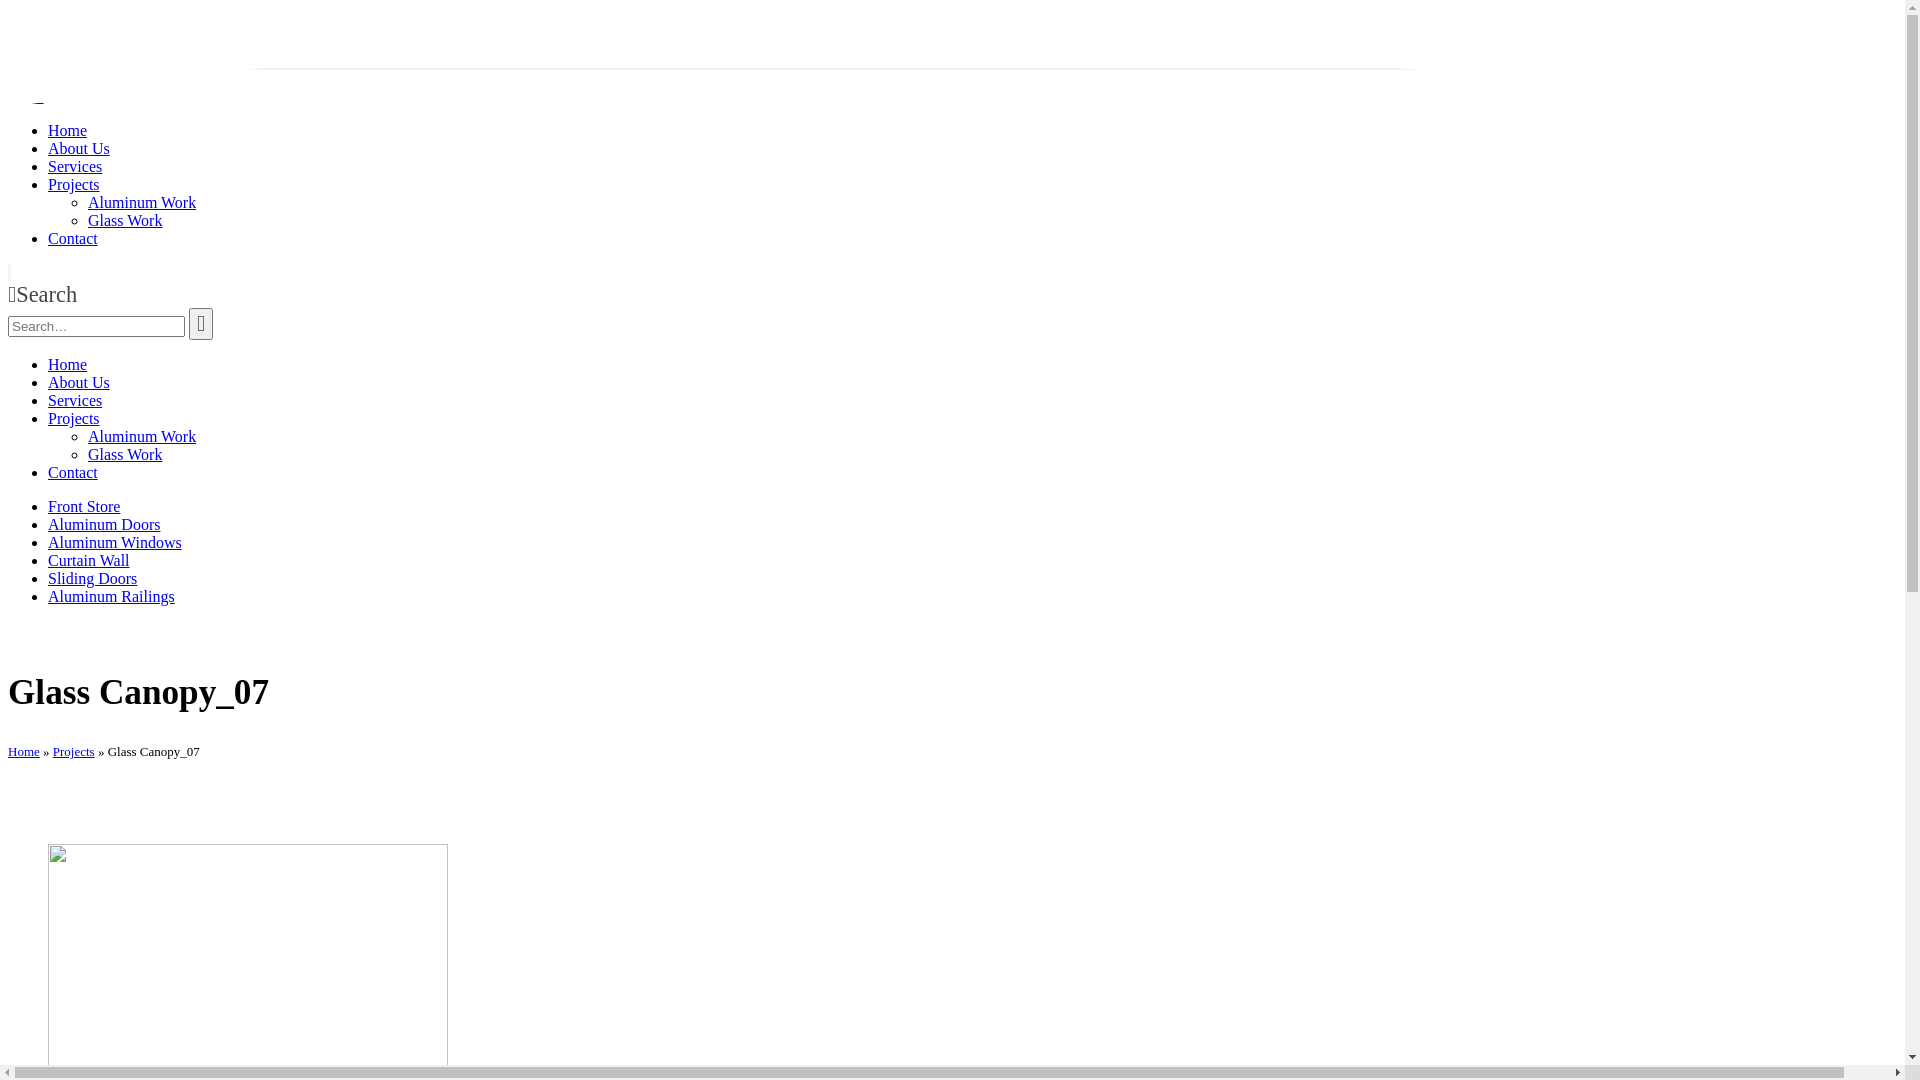  I want to click on 'Curtain Wall', so click(88, 560).